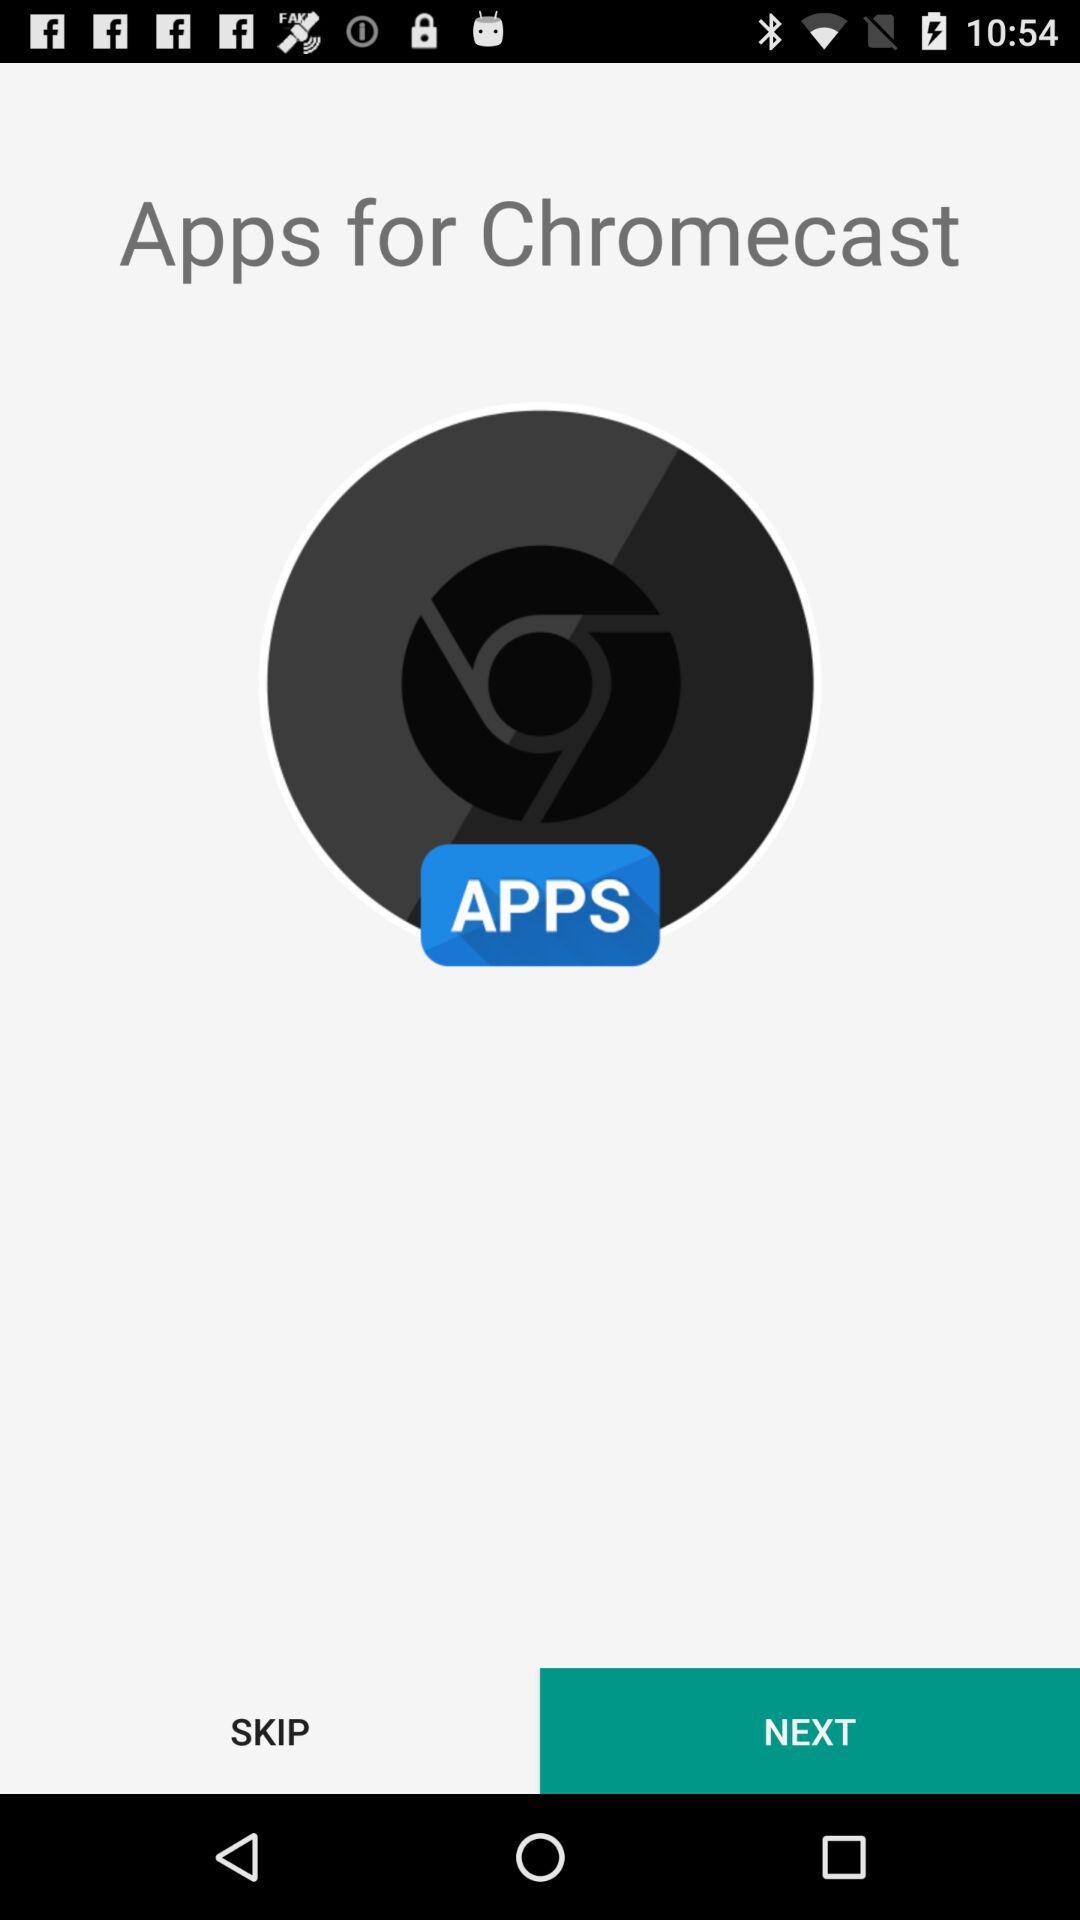 This screenshot has width=1080, height=1920. I want to click on the item next to the skip, so click(810, 1730).